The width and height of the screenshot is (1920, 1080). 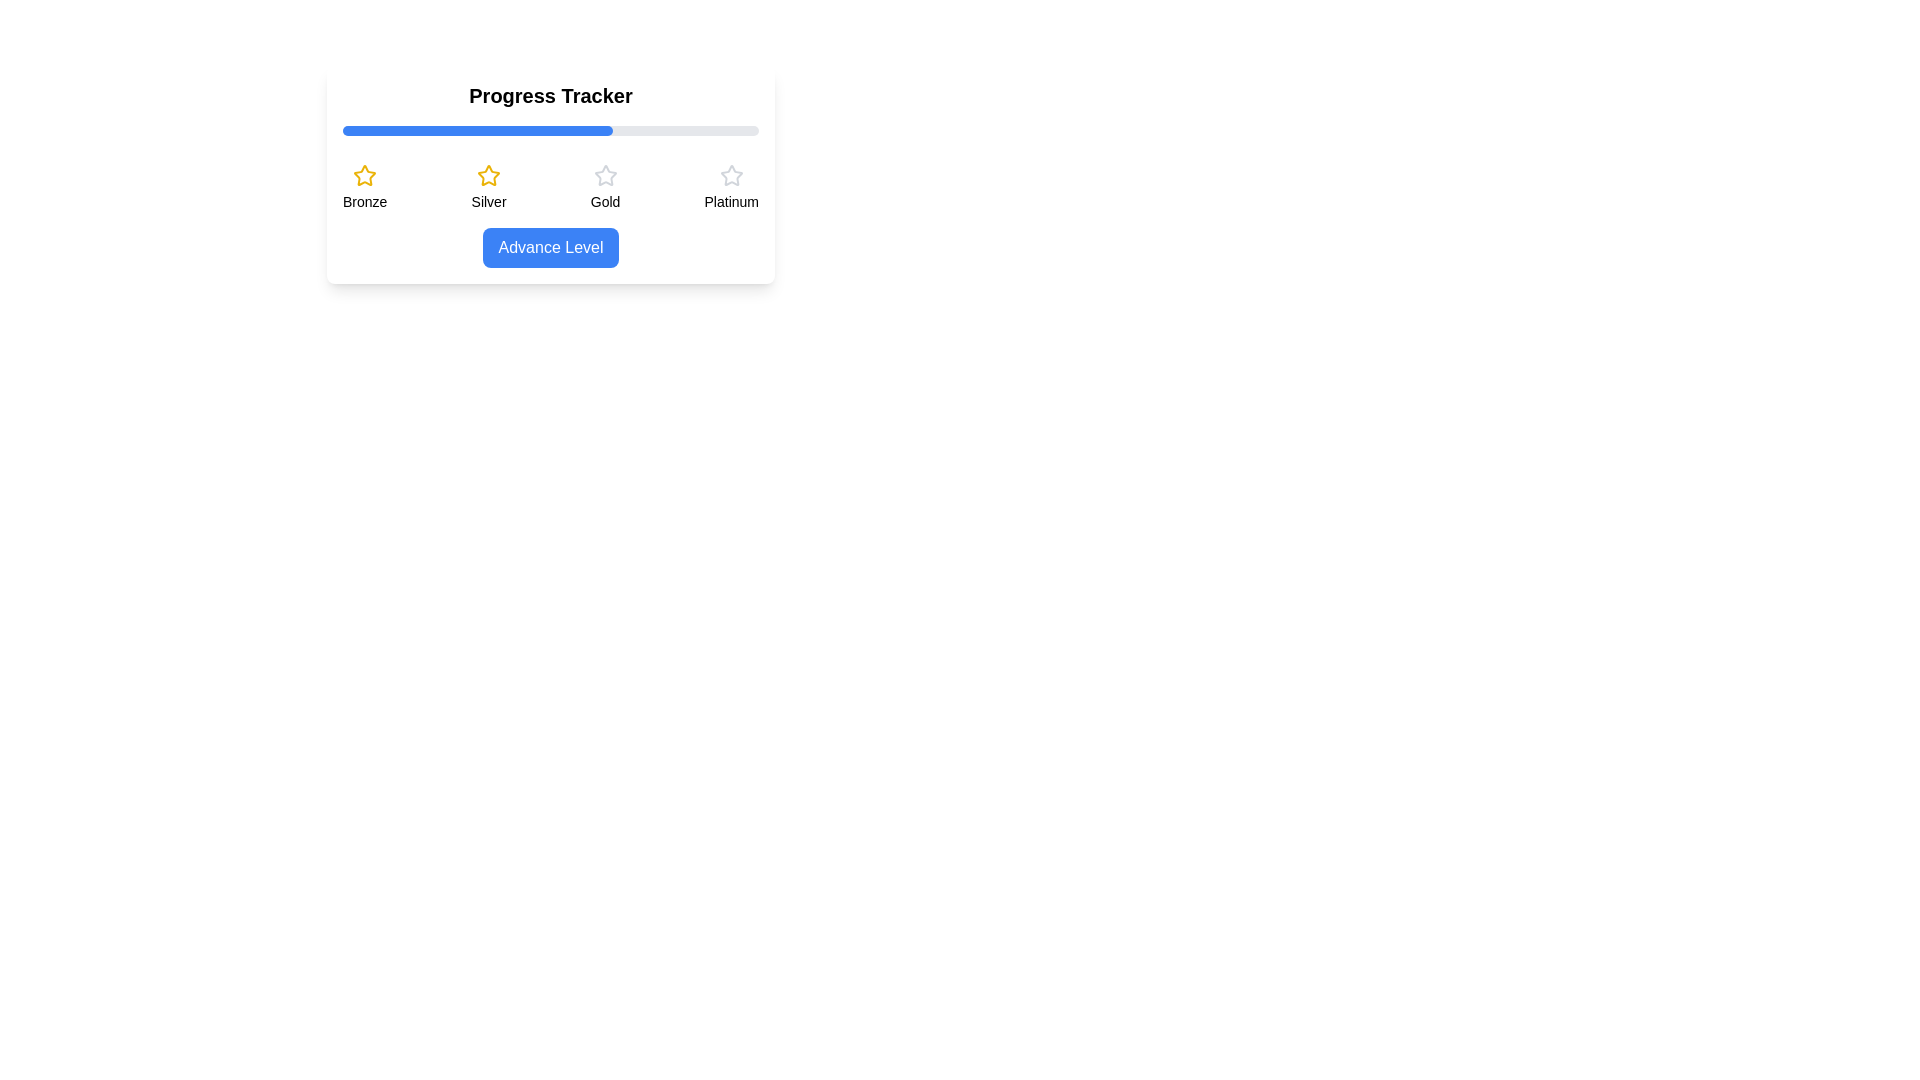 I want to click on the non-interactive 'Gold' level icon in the progress tracker system, located below the 'Progress Tracker' header and above the 'Advance Level' button, so click(x=604, y=185).